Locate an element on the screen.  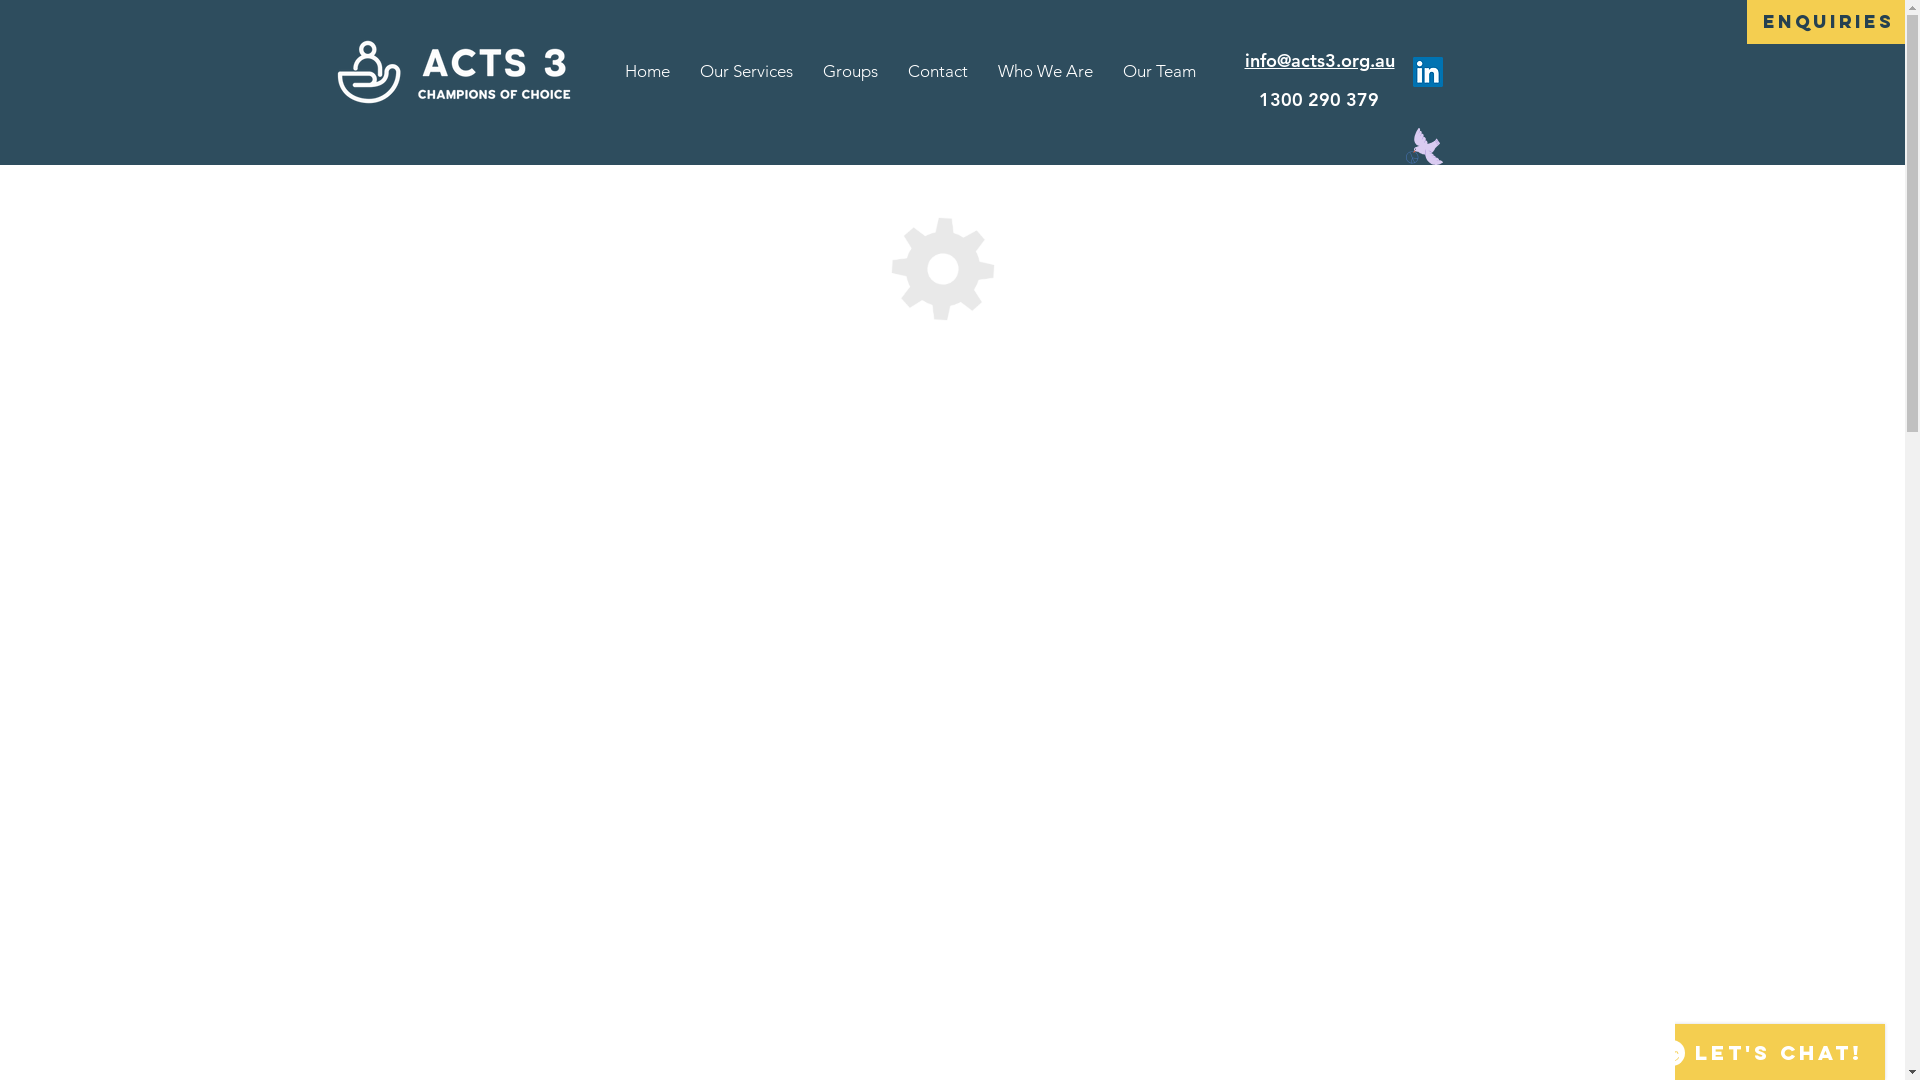
'info@acts3.org.au' is located at coordinates (1242, 59).